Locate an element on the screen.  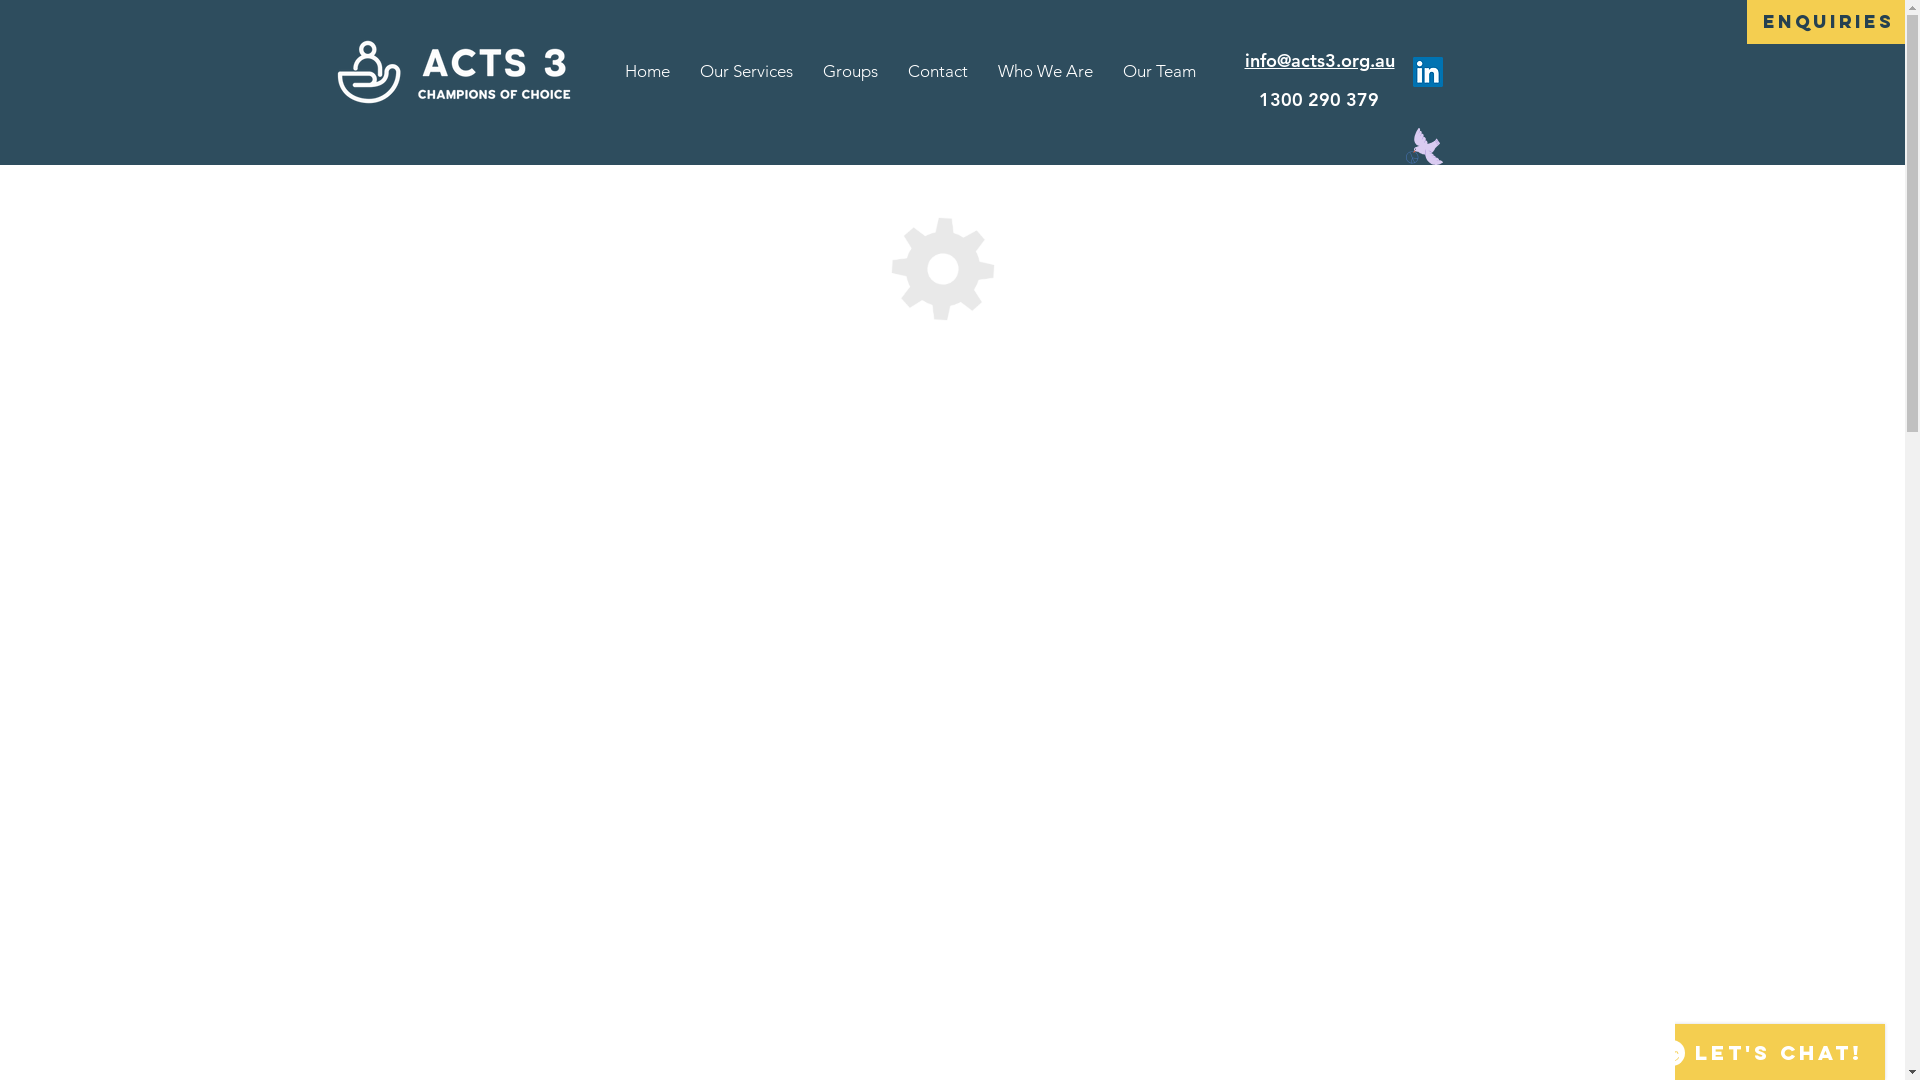
'info@acts3.org.au' is located at coordinates (1242, 59).